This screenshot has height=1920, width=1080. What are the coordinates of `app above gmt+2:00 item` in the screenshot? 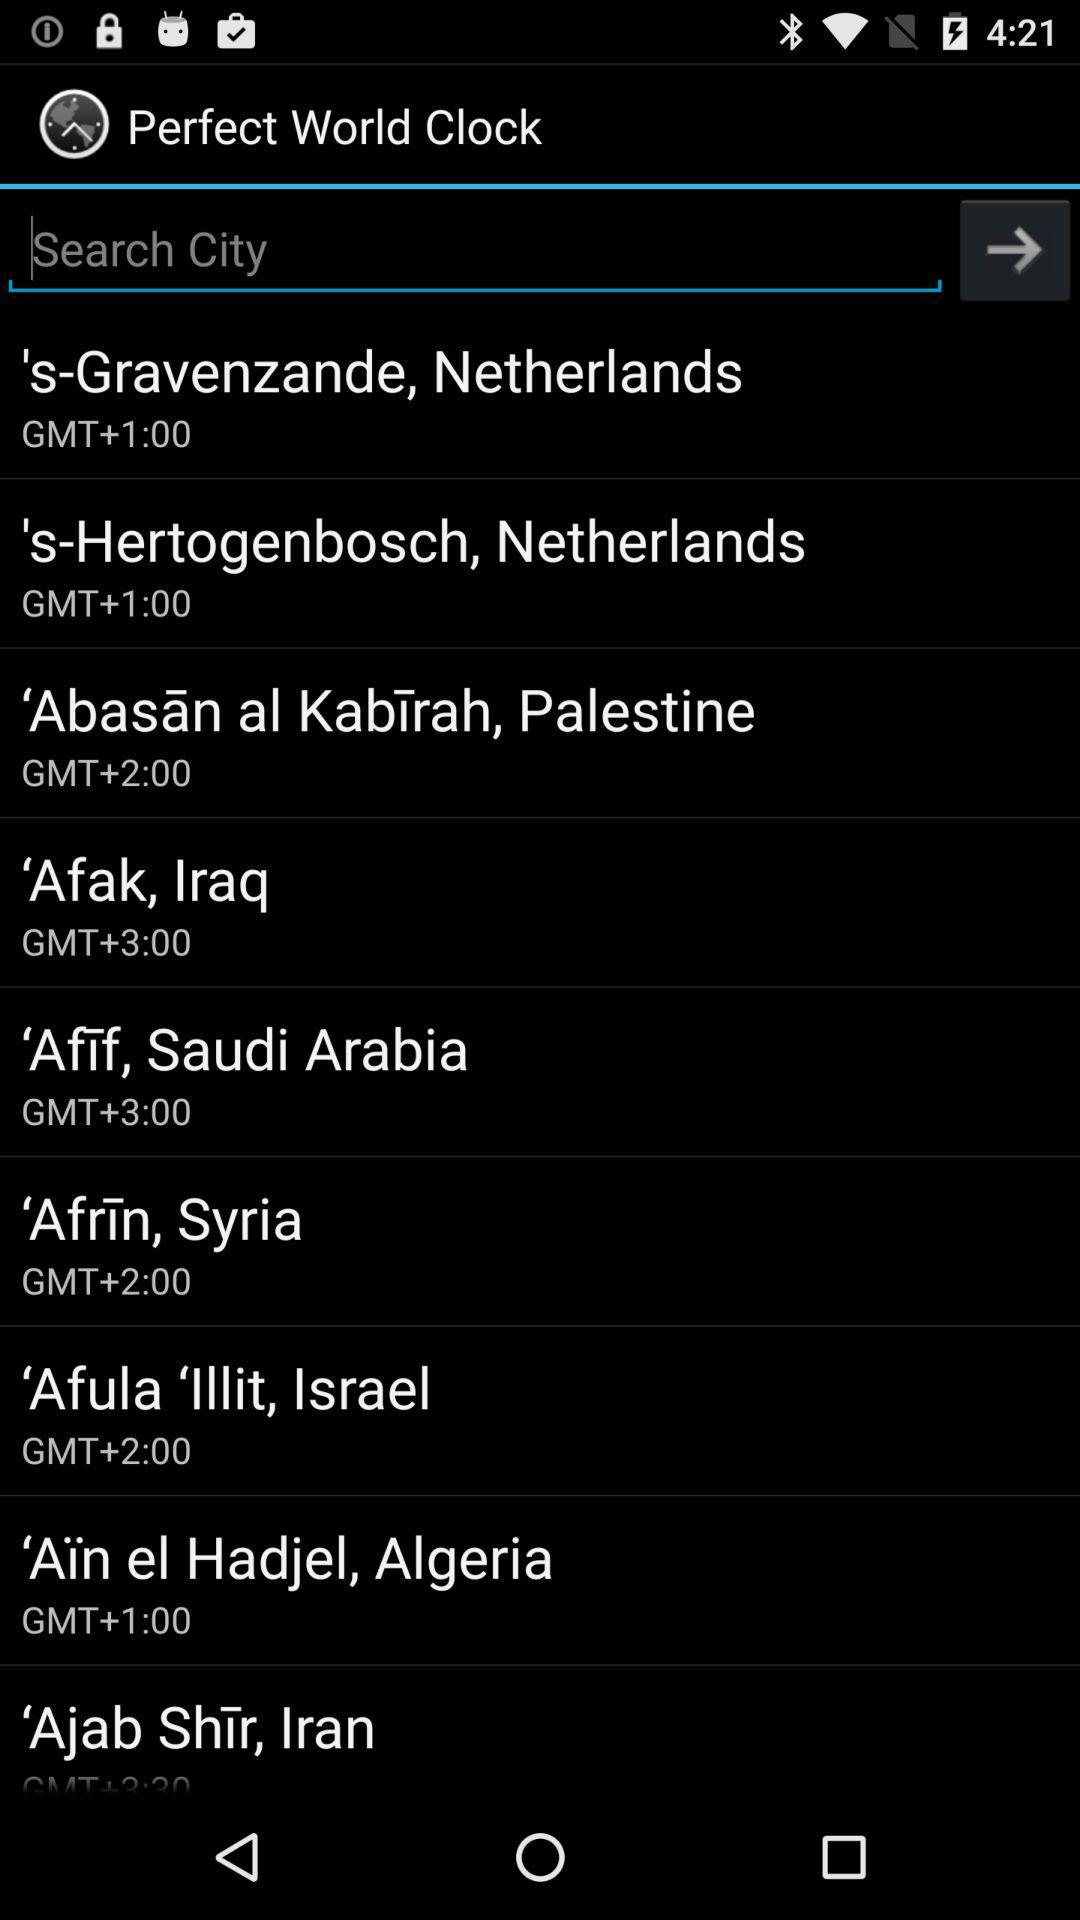 It's located at (540, 1385).